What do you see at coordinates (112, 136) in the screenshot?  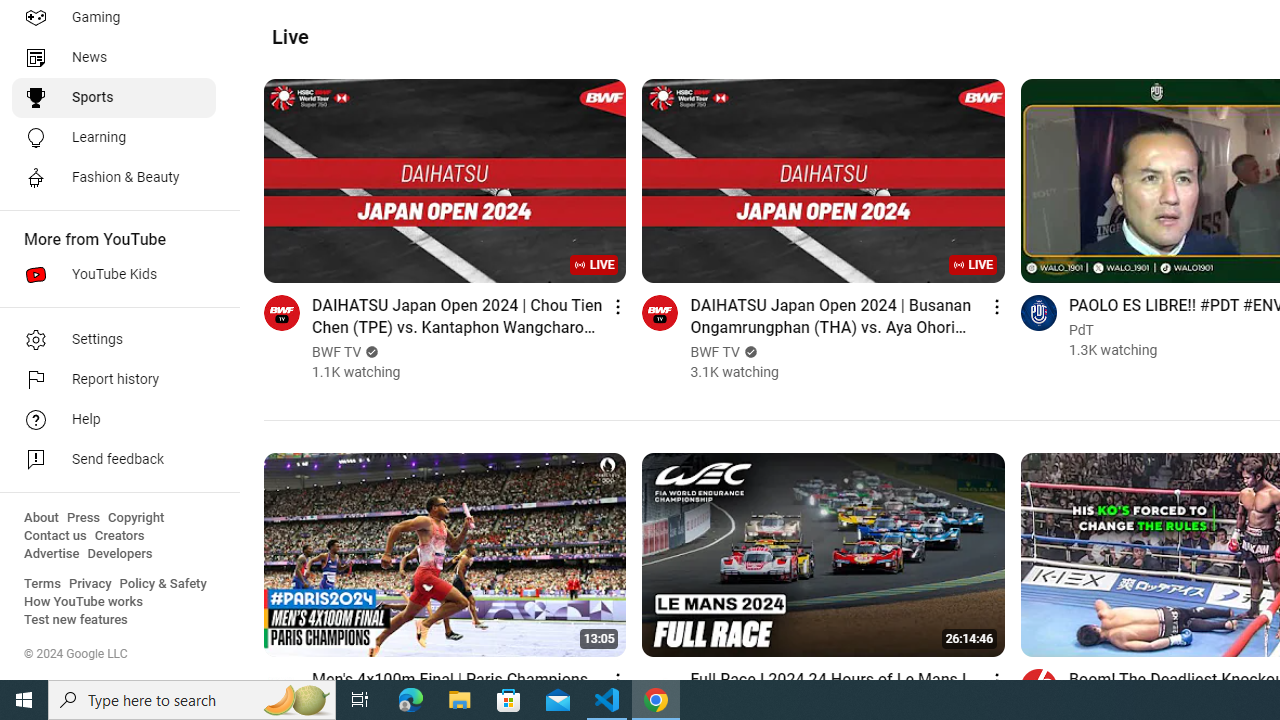 I see `'Learning'` at bounding box center [112, 136].